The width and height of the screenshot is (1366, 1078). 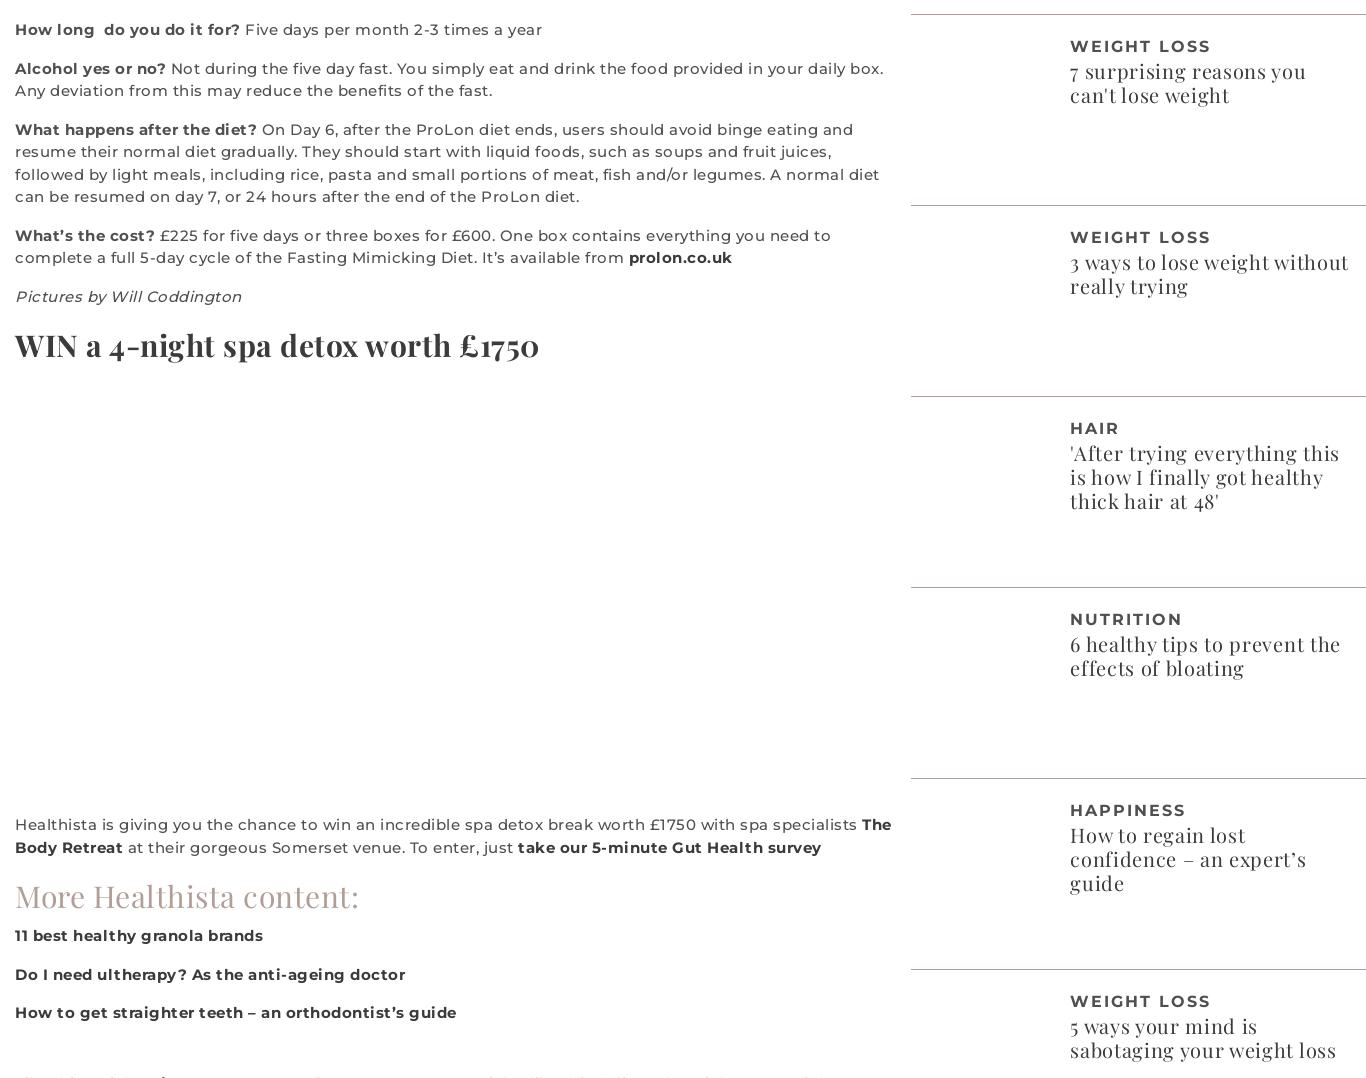 What do you see at coordinates (320, 846) in the screenshot?
I see `'at their gorgeous Somerset venue. To enter, just'` at bounding box center [320, 846].